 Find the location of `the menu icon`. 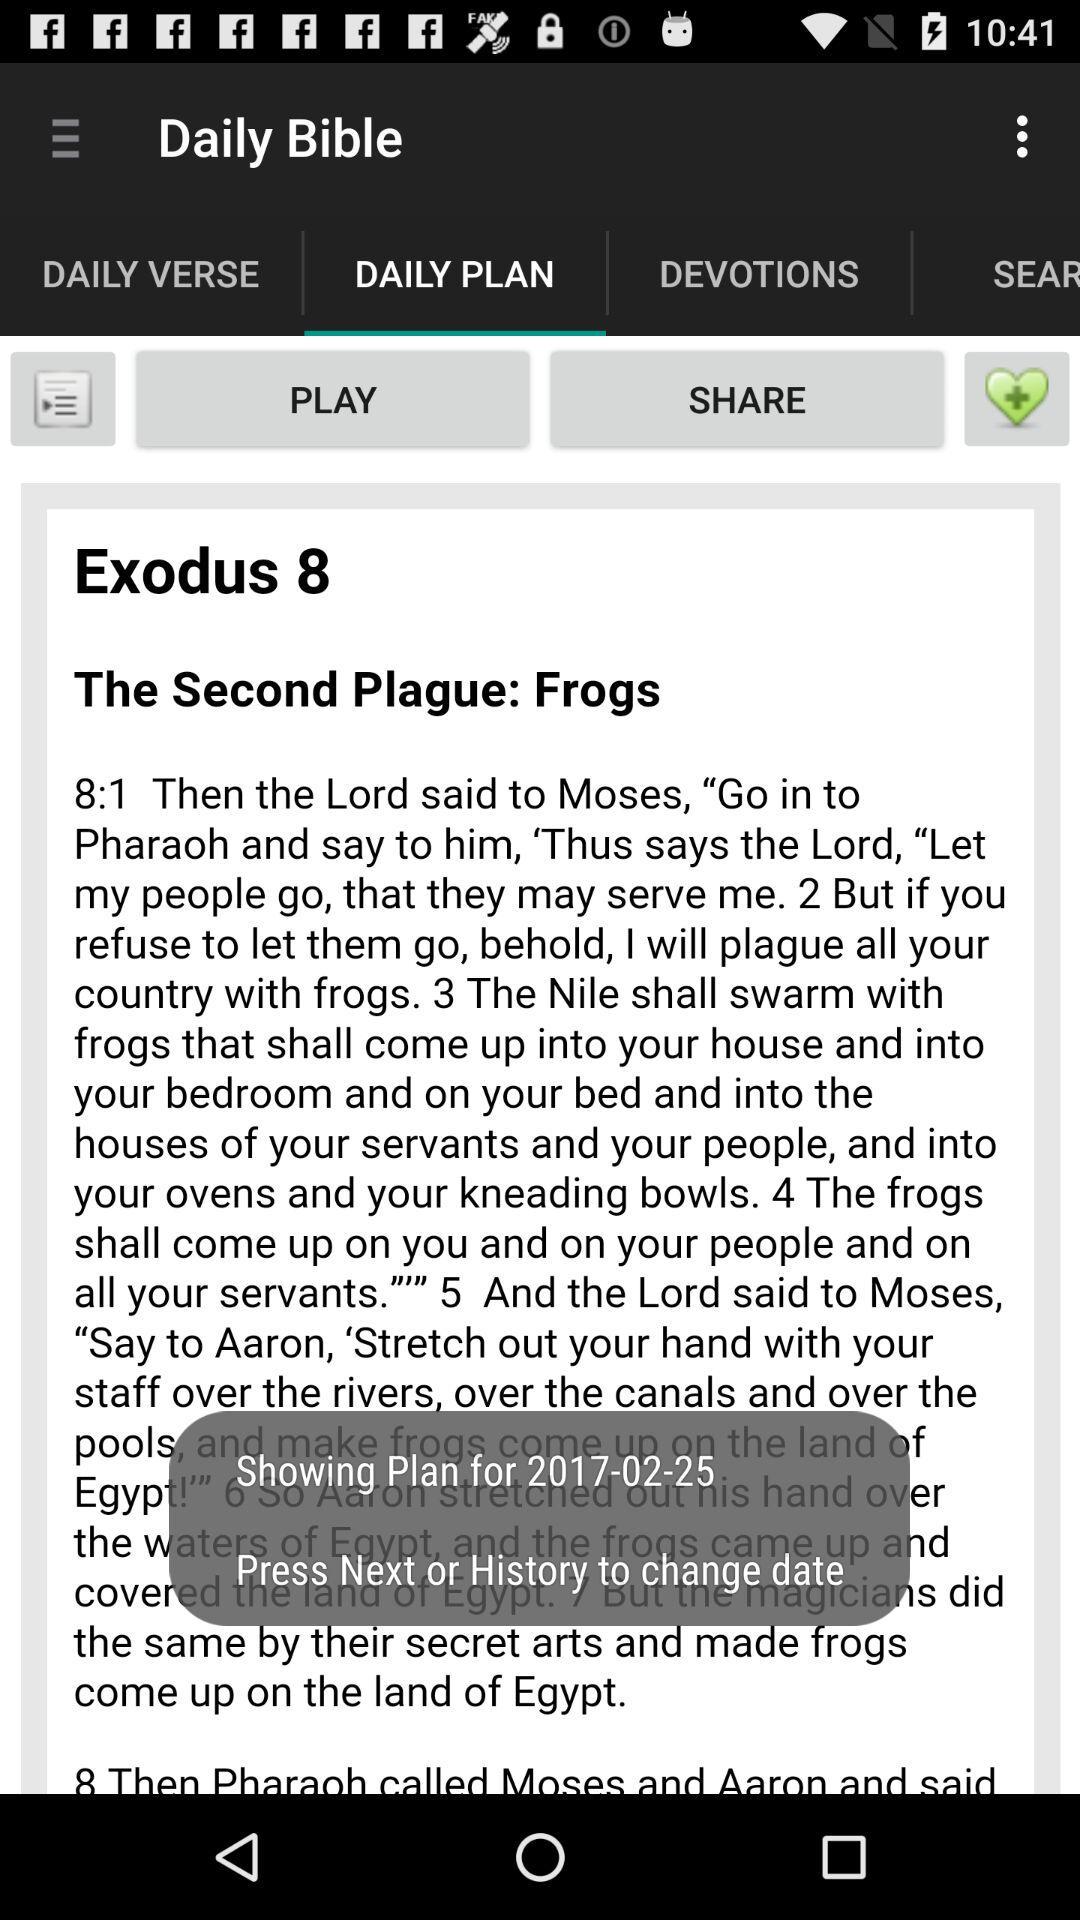

the menu icon is located at coordinates (61, 426).